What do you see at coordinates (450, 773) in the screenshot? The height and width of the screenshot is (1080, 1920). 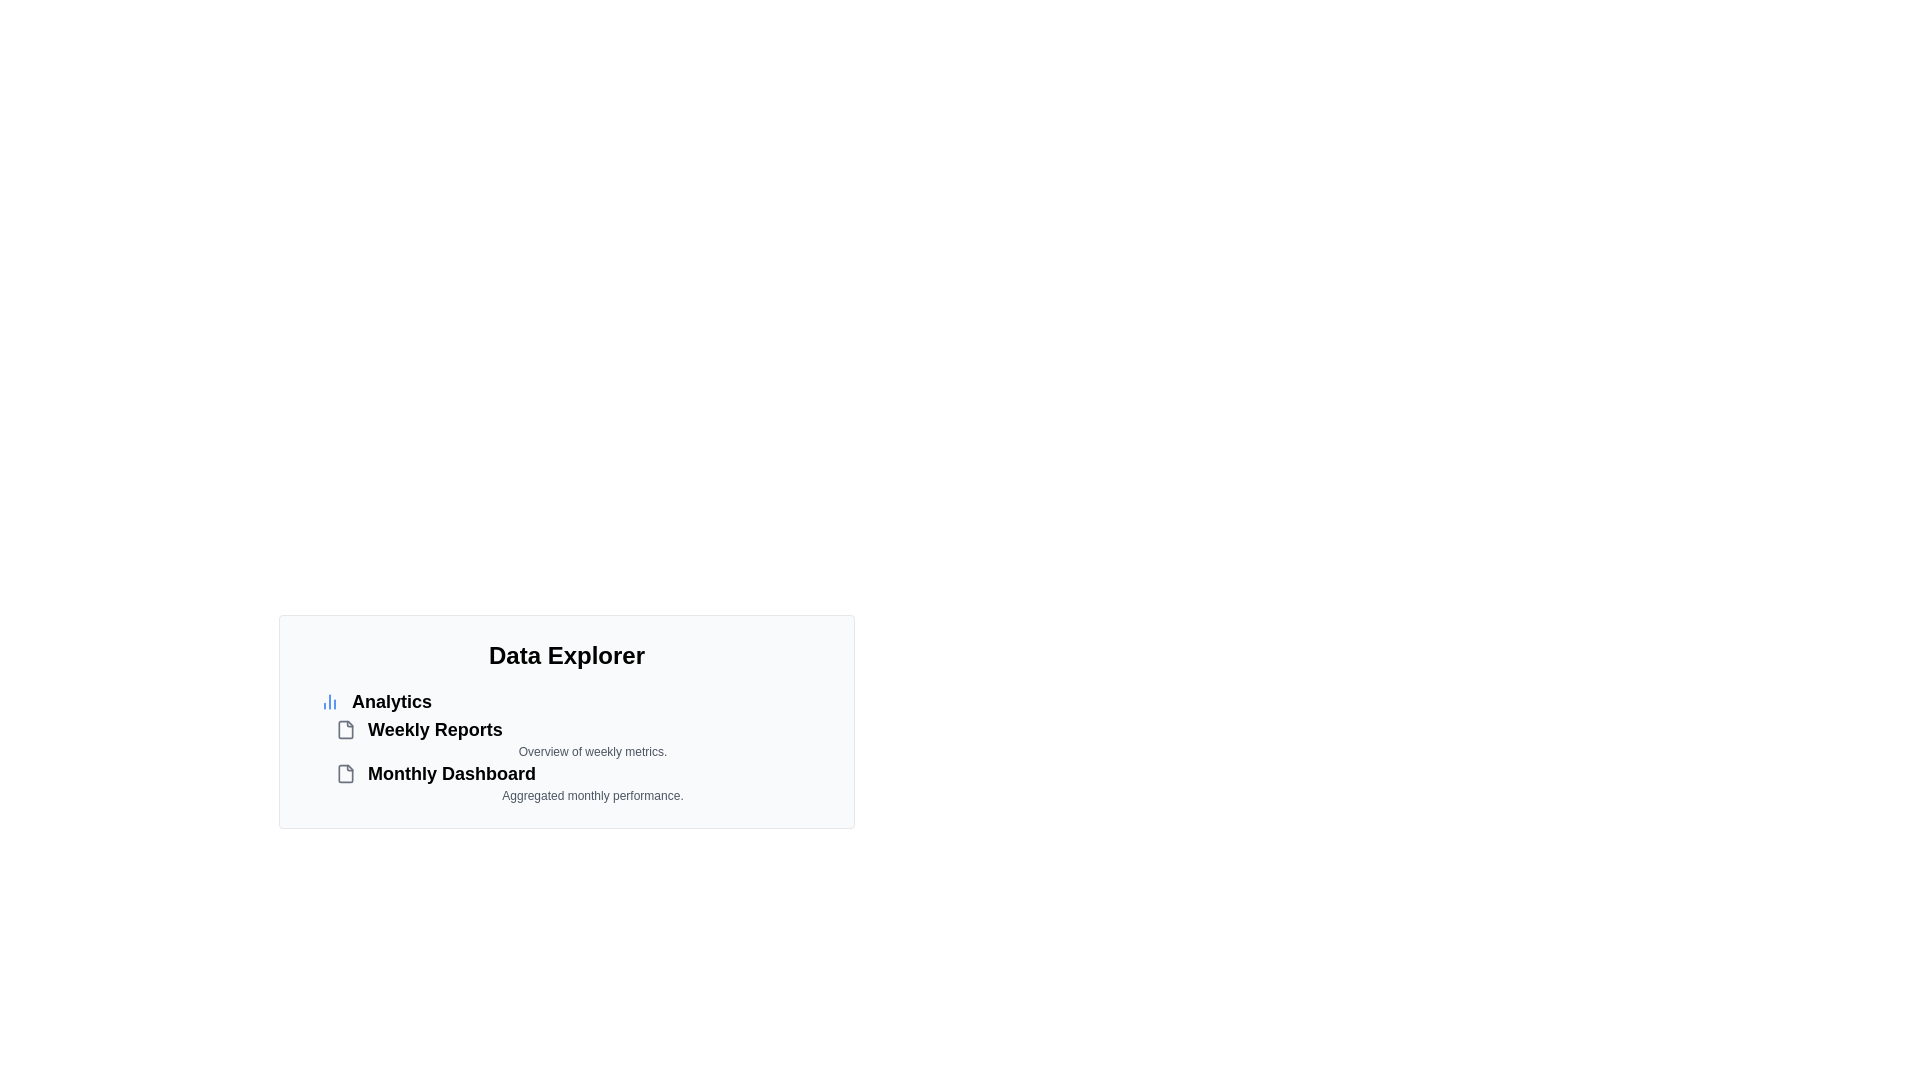 I see `the second textual item under the 'Analytics' category in the 'Data Explorer' section, which is a label indicating content related to a monthly dashboard` at bounding box center [450, 773].